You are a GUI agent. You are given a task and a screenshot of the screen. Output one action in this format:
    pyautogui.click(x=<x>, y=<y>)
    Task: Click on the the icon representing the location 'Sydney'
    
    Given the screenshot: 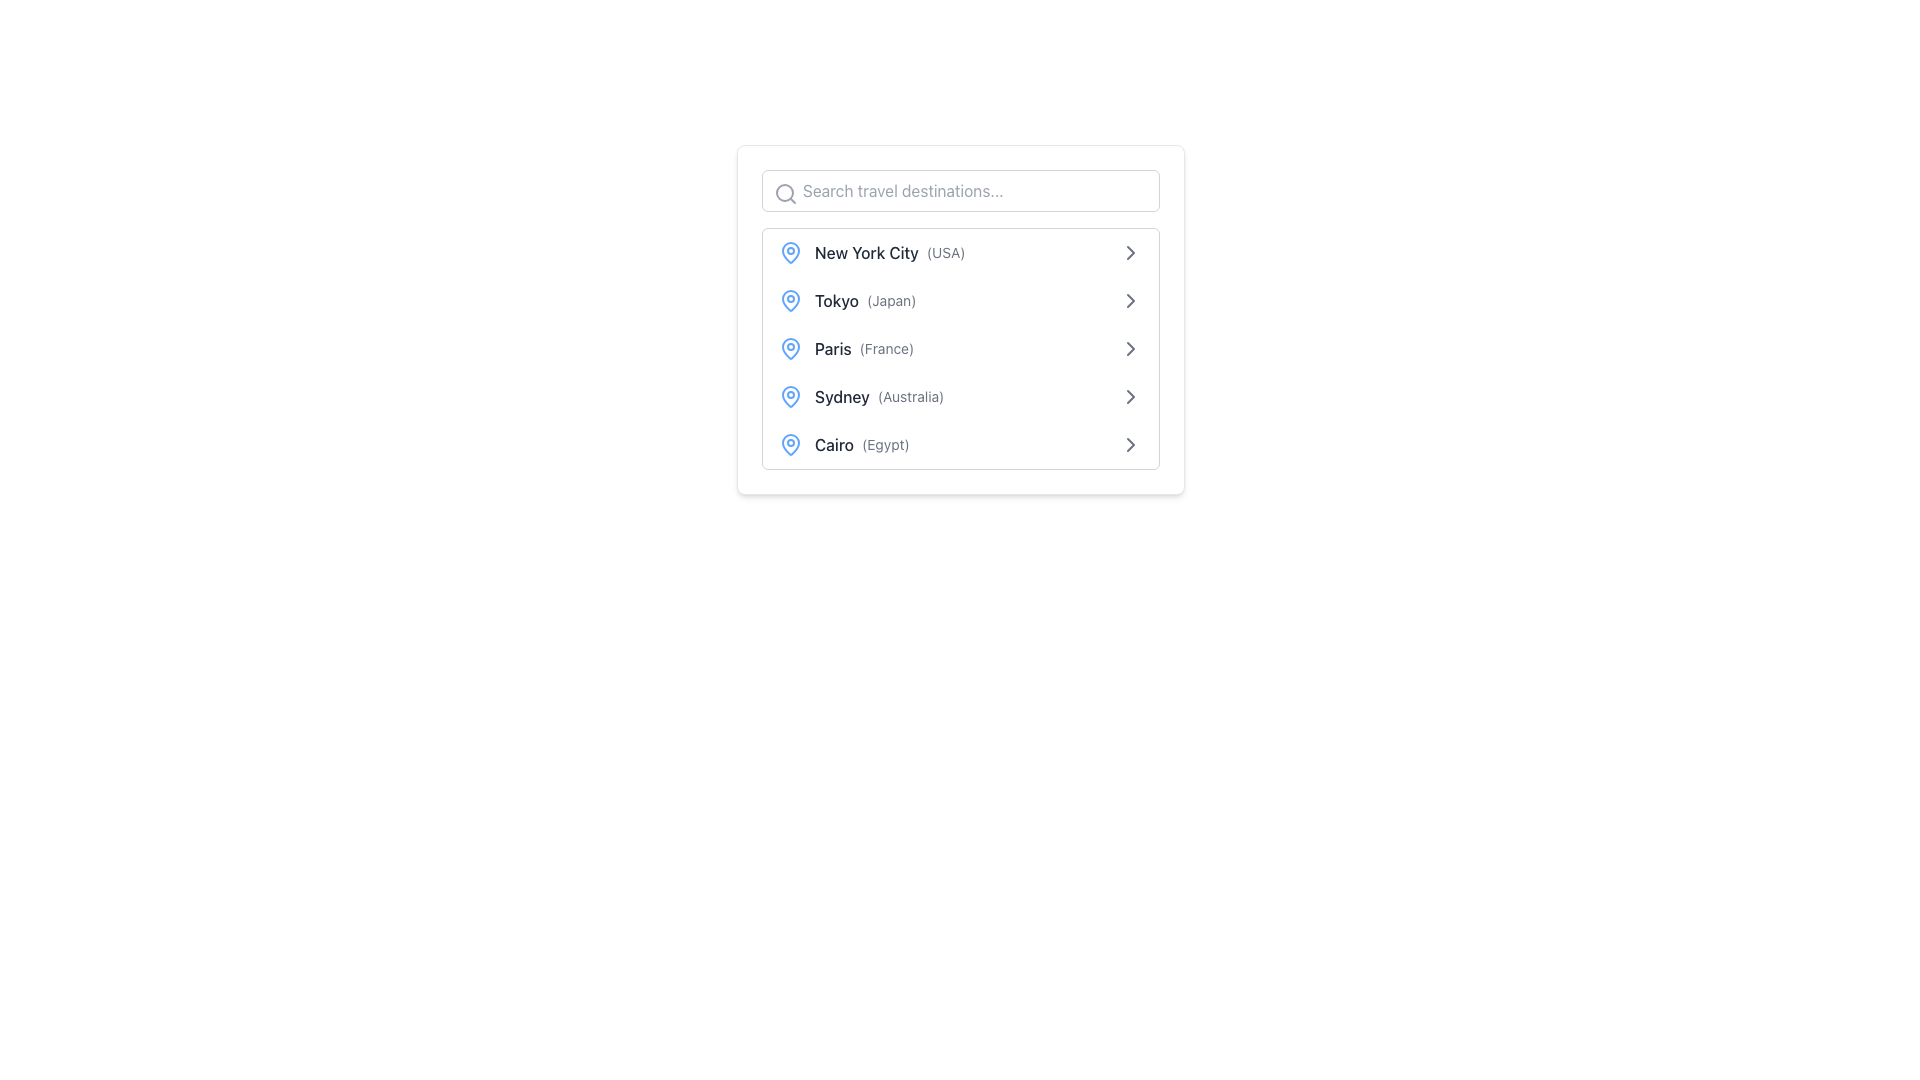 What is the action you would take?
    pyautogui.click(x=790, y=397)
    